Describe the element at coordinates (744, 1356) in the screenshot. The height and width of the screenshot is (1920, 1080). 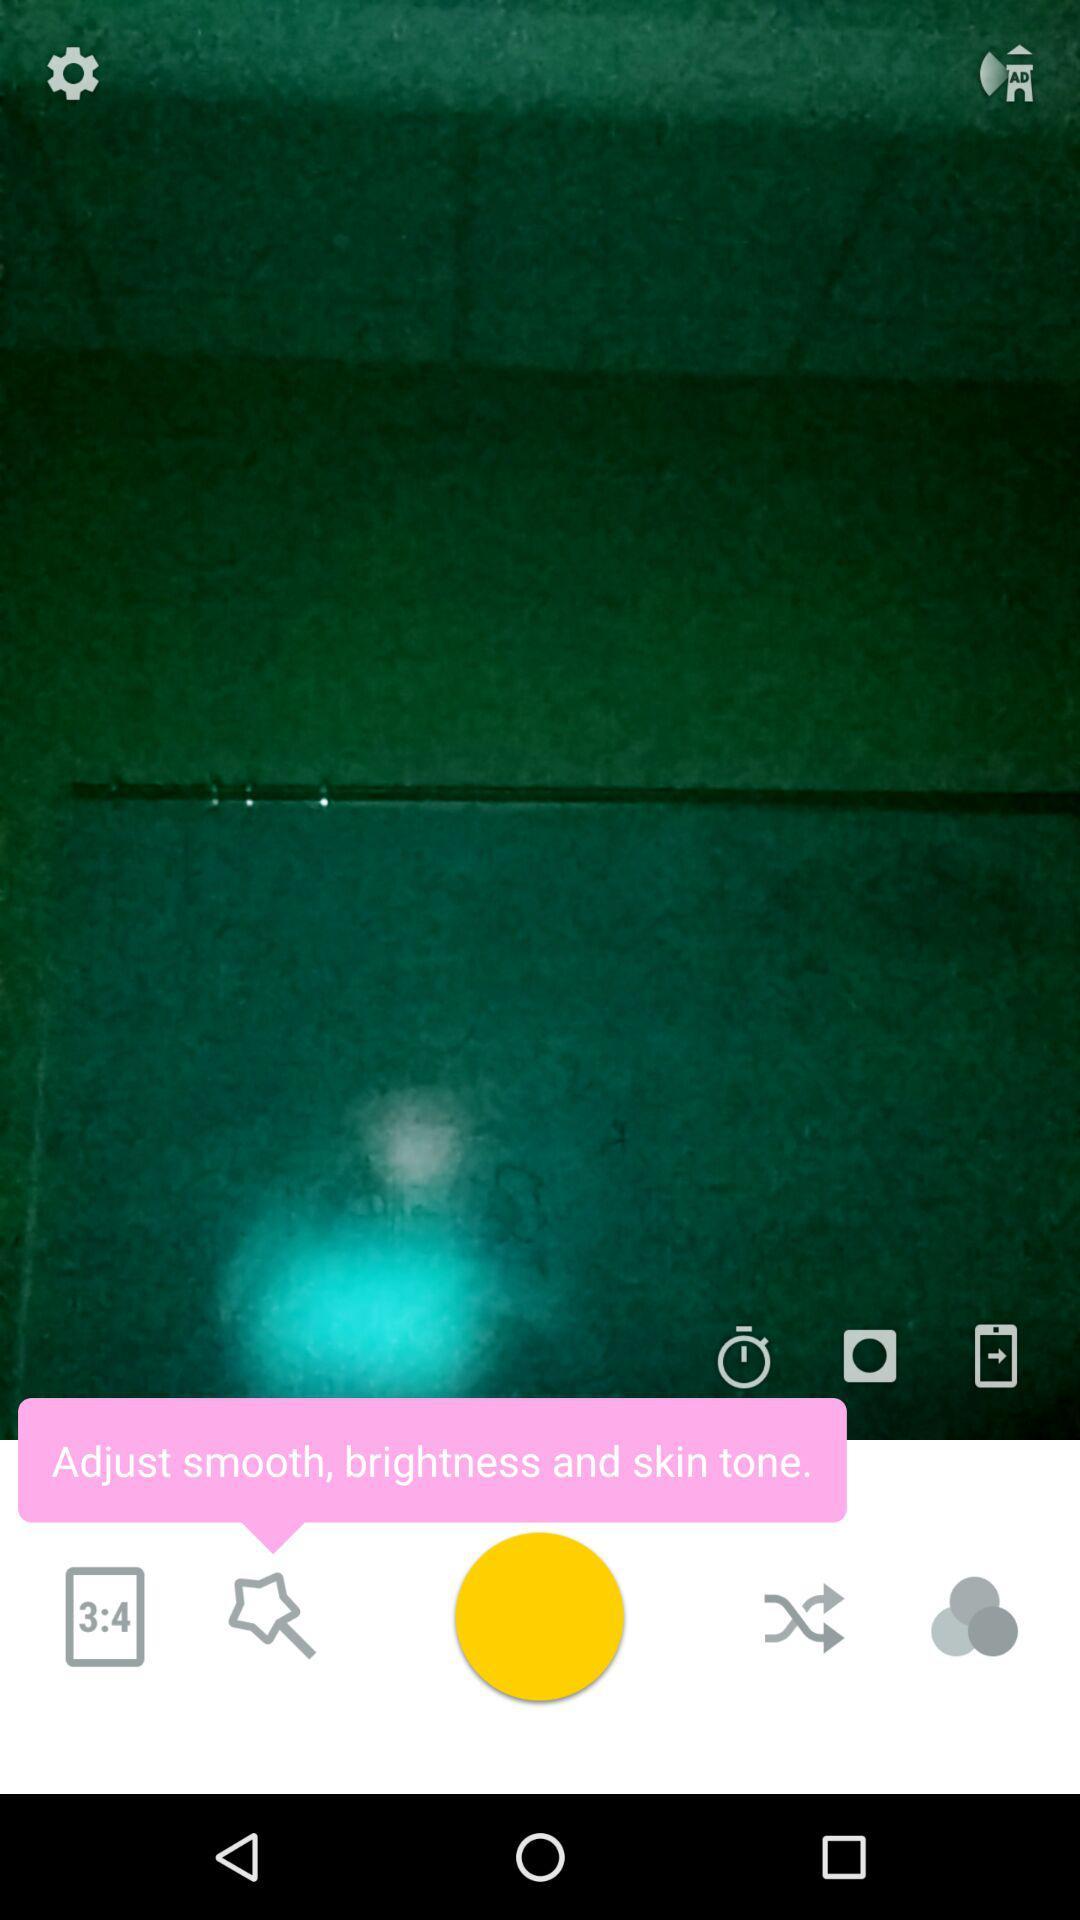
I see `the time icon` at that location.